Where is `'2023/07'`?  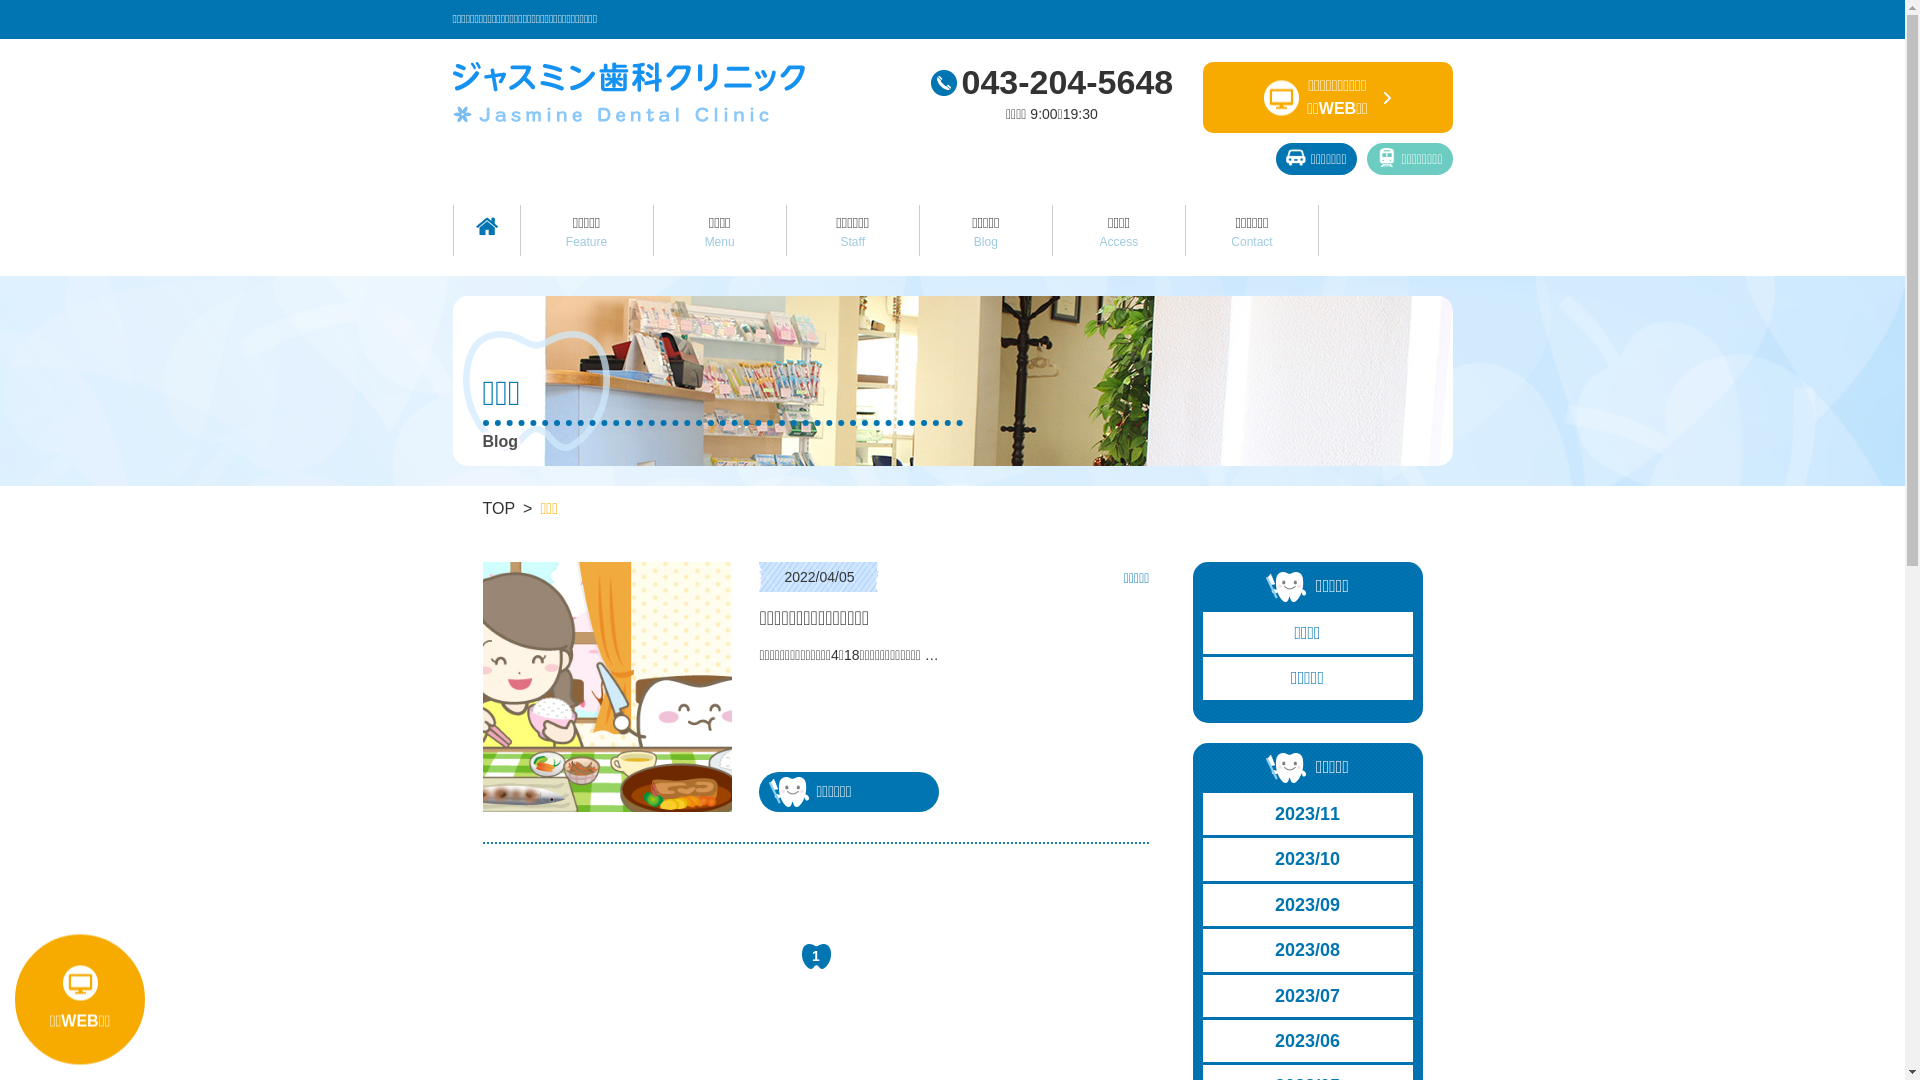 '2023/07' is located at coordinates (1308, 995).